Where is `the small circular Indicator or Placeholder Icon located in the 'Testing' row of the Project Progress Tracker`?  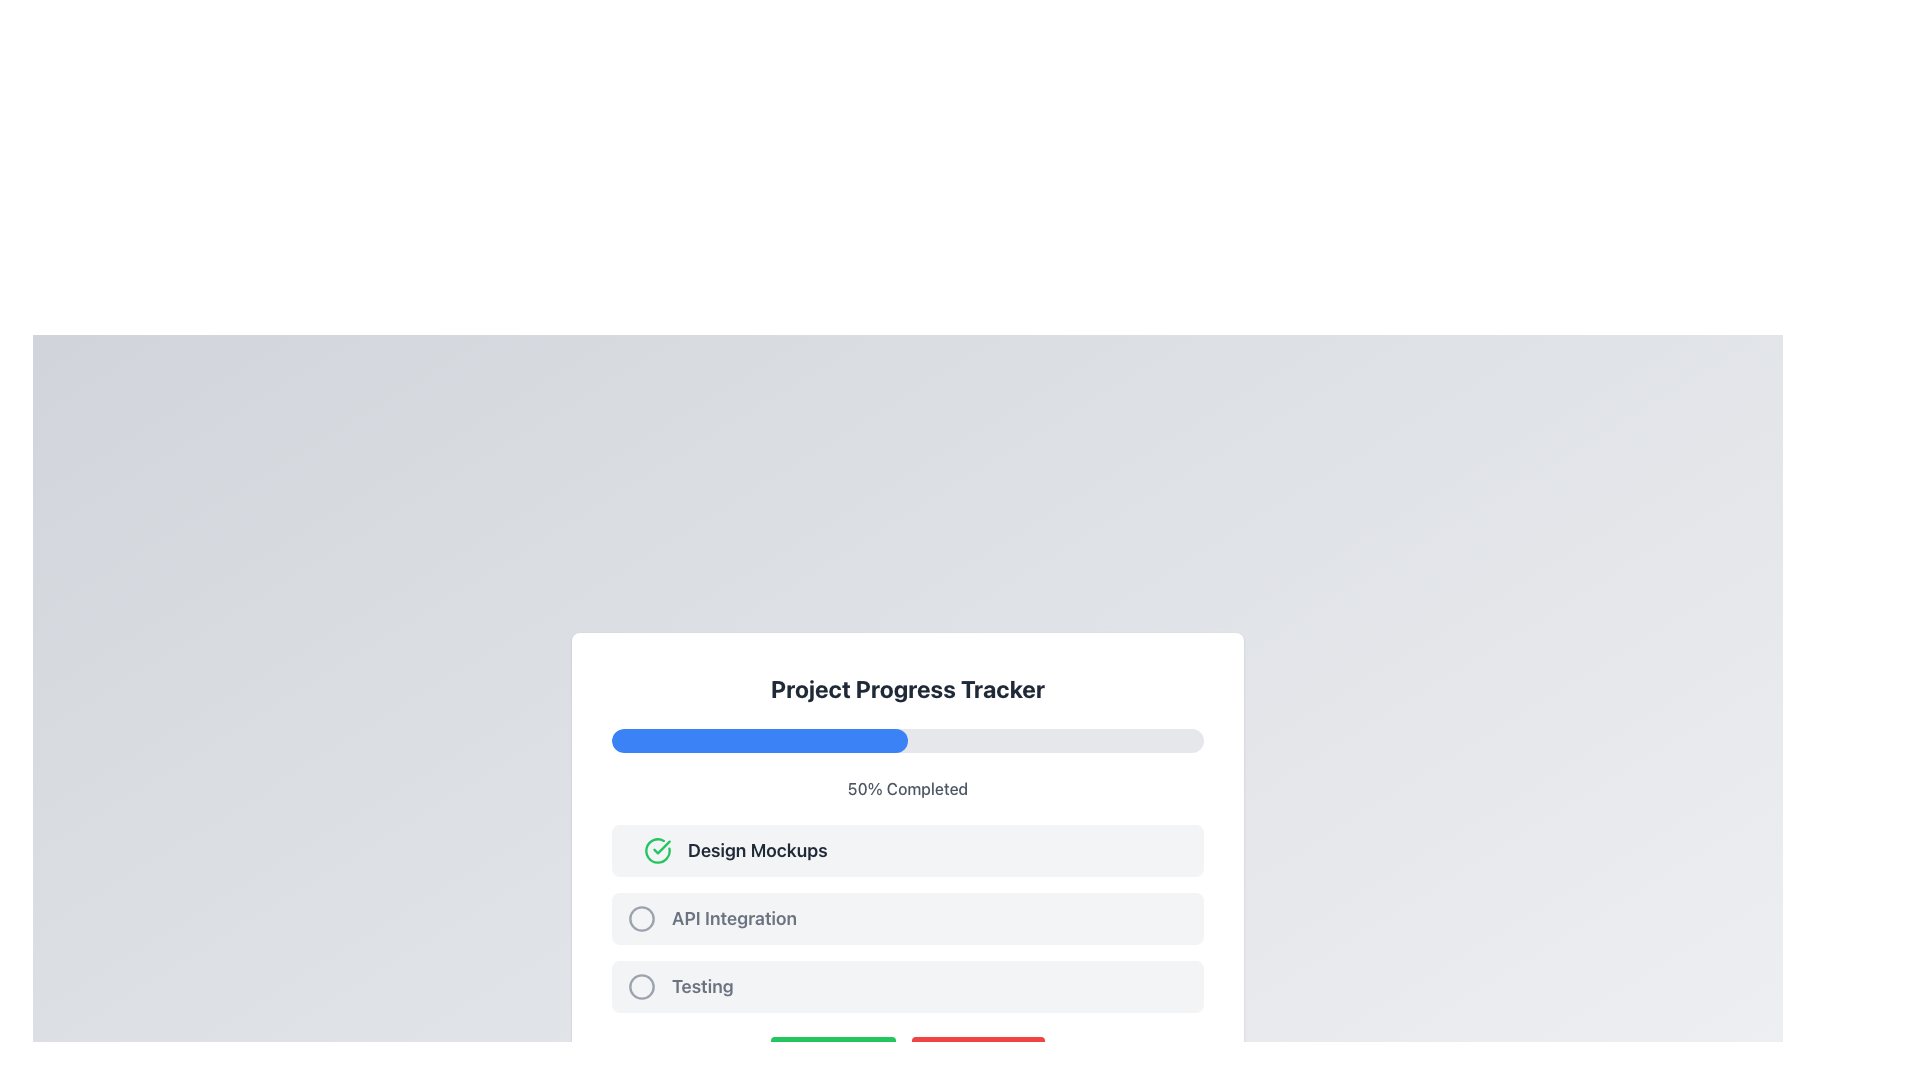
the small circular Indicator or Placeholder Icon located in the 'Testing' row of the Project Progress Tracker is located at coordinates (642, 986).